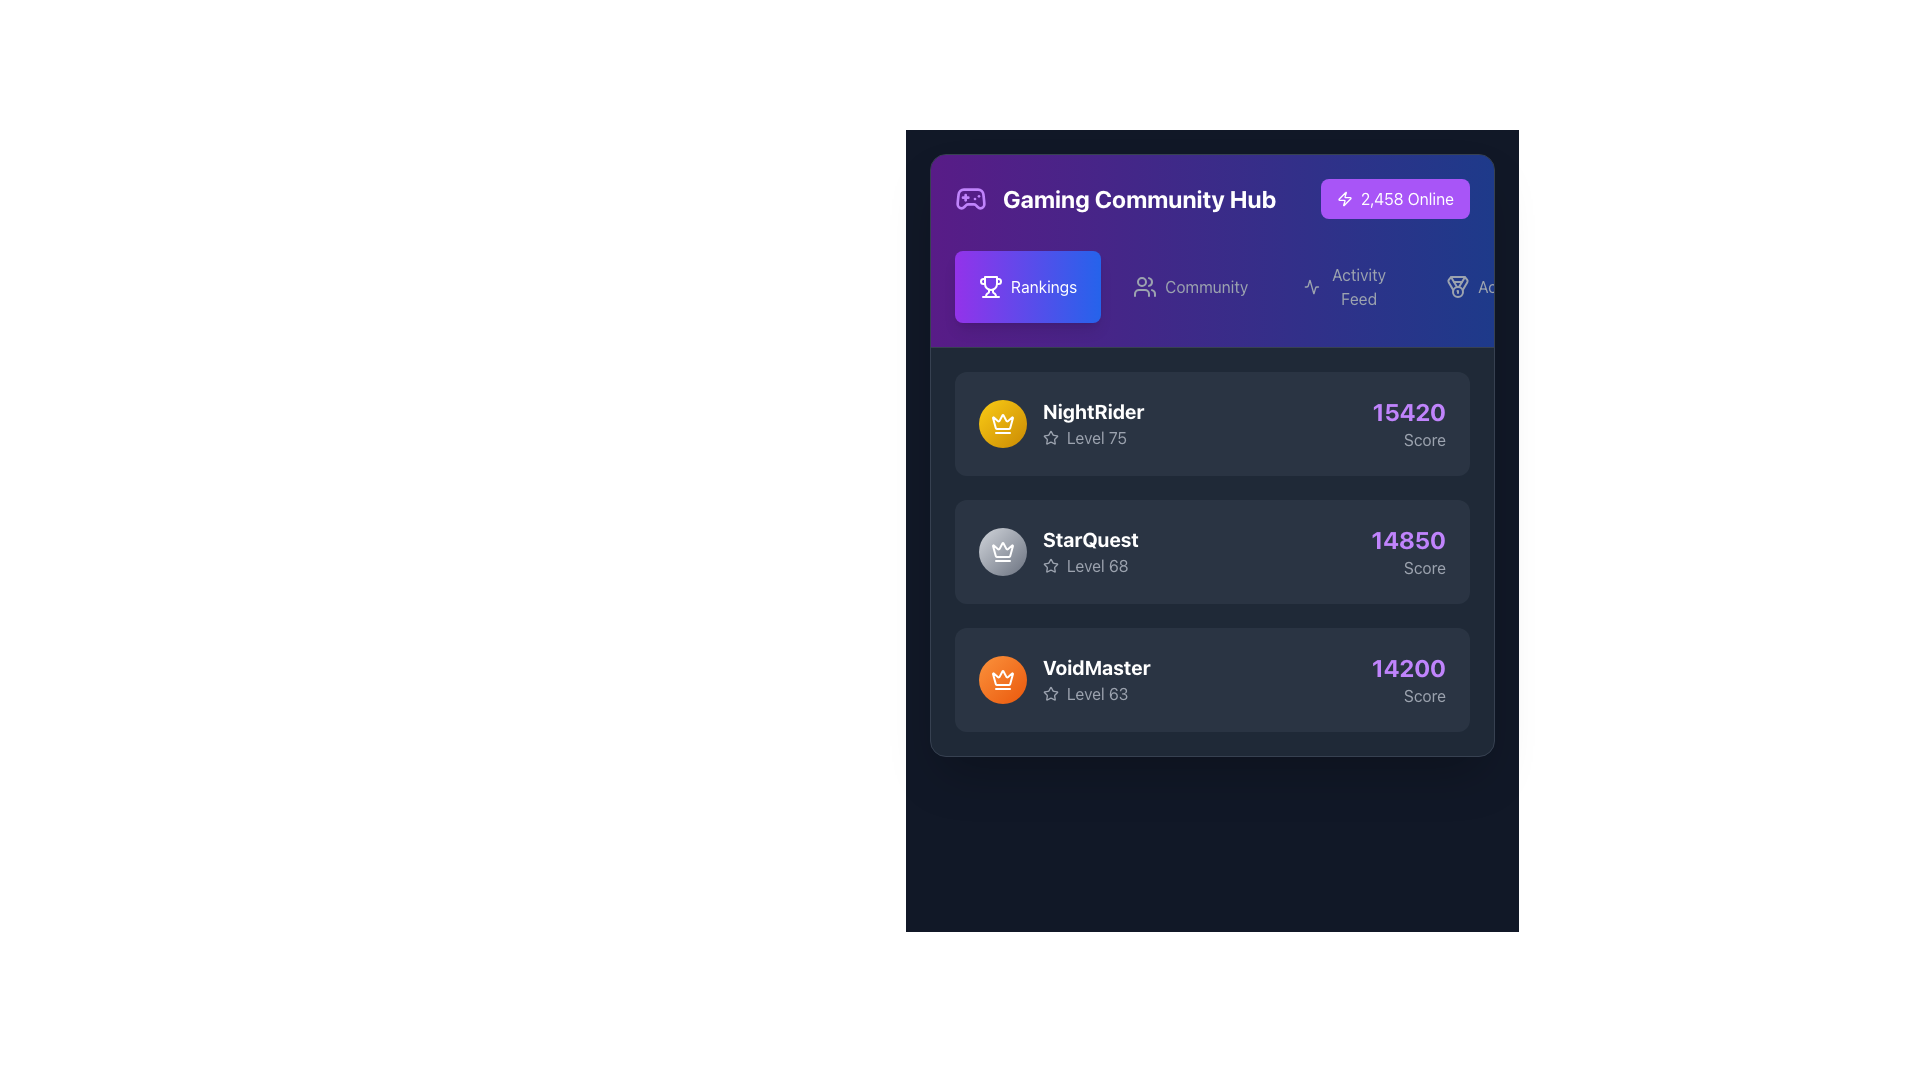 The image size is (1920, 1080). What do you see at coordinates (1095, 667) in the screenshot?
I see `the Text label displaying 'VoidMaster' in bold, large white font, located in the player information block` at bounding box center [1095, 667].